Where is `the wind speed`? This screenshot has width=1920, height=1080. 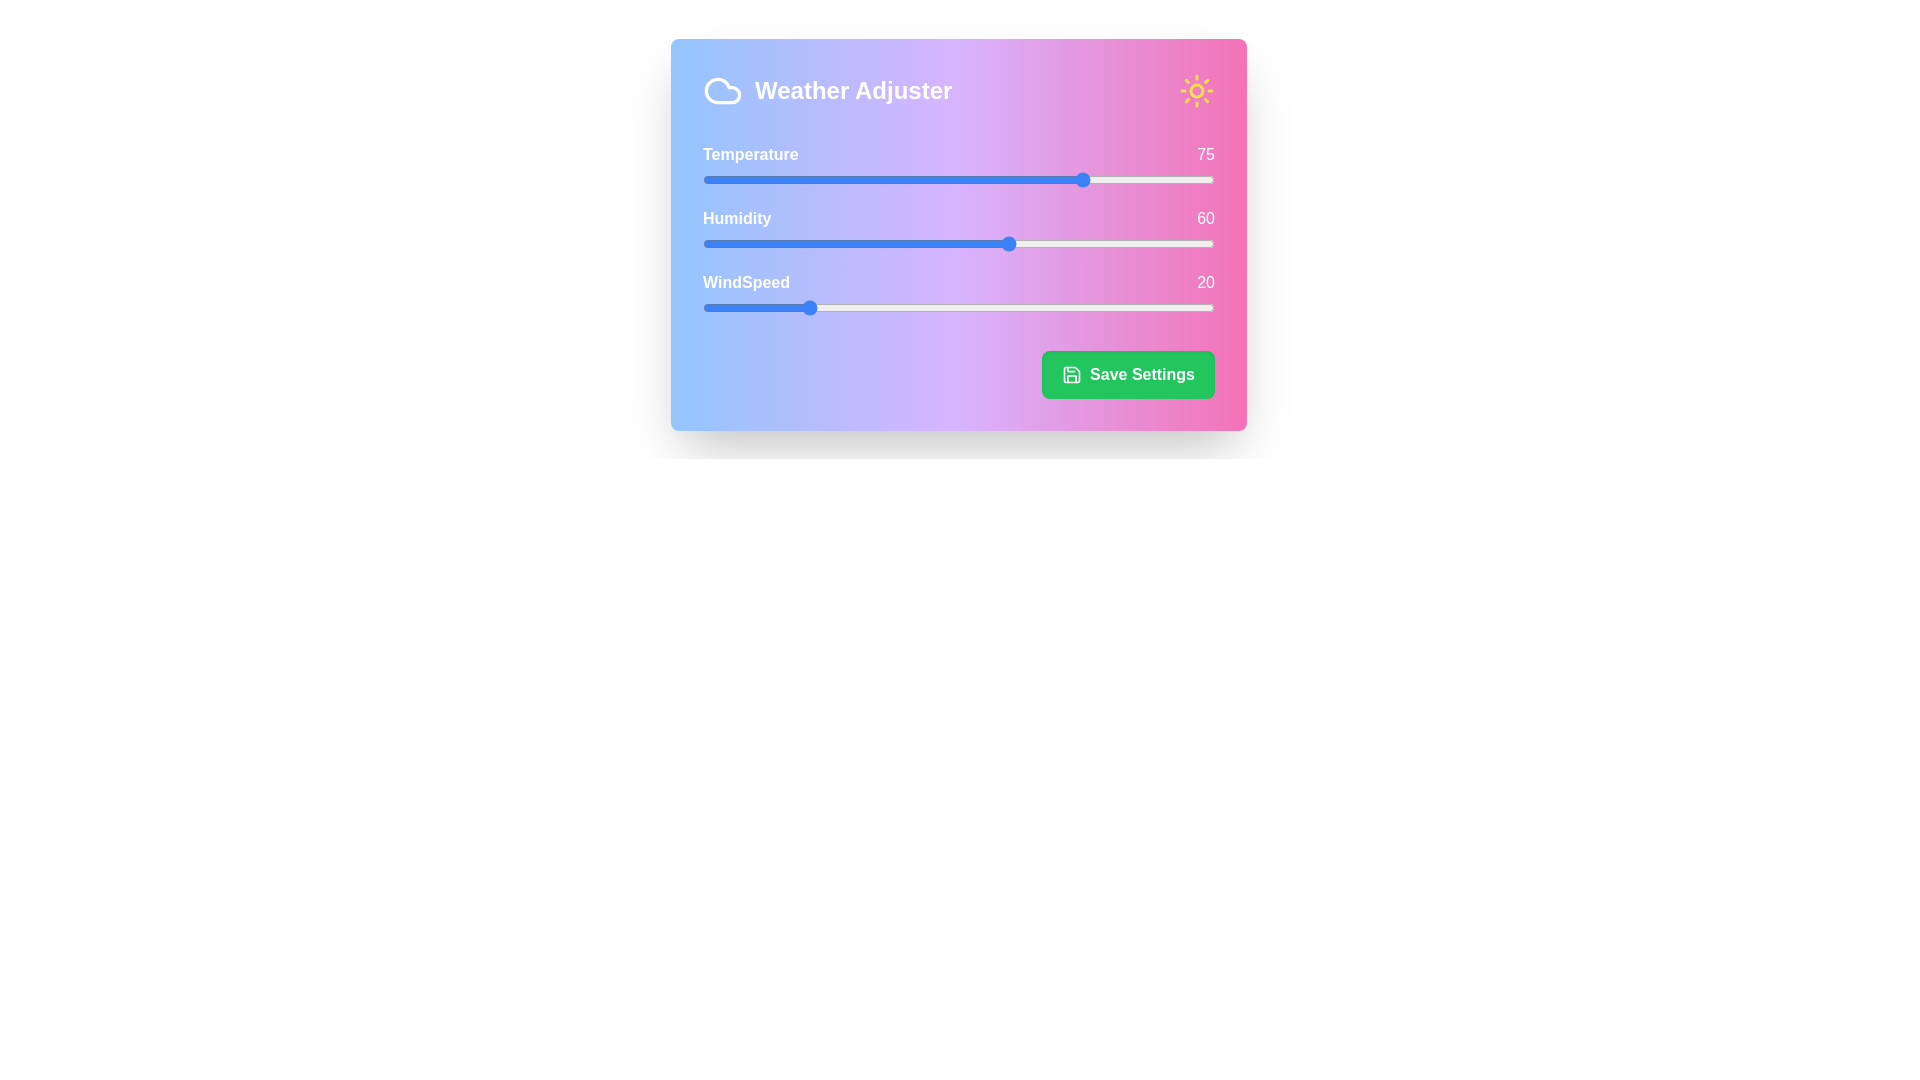
the wind speed is located at coordinates (851, 308).